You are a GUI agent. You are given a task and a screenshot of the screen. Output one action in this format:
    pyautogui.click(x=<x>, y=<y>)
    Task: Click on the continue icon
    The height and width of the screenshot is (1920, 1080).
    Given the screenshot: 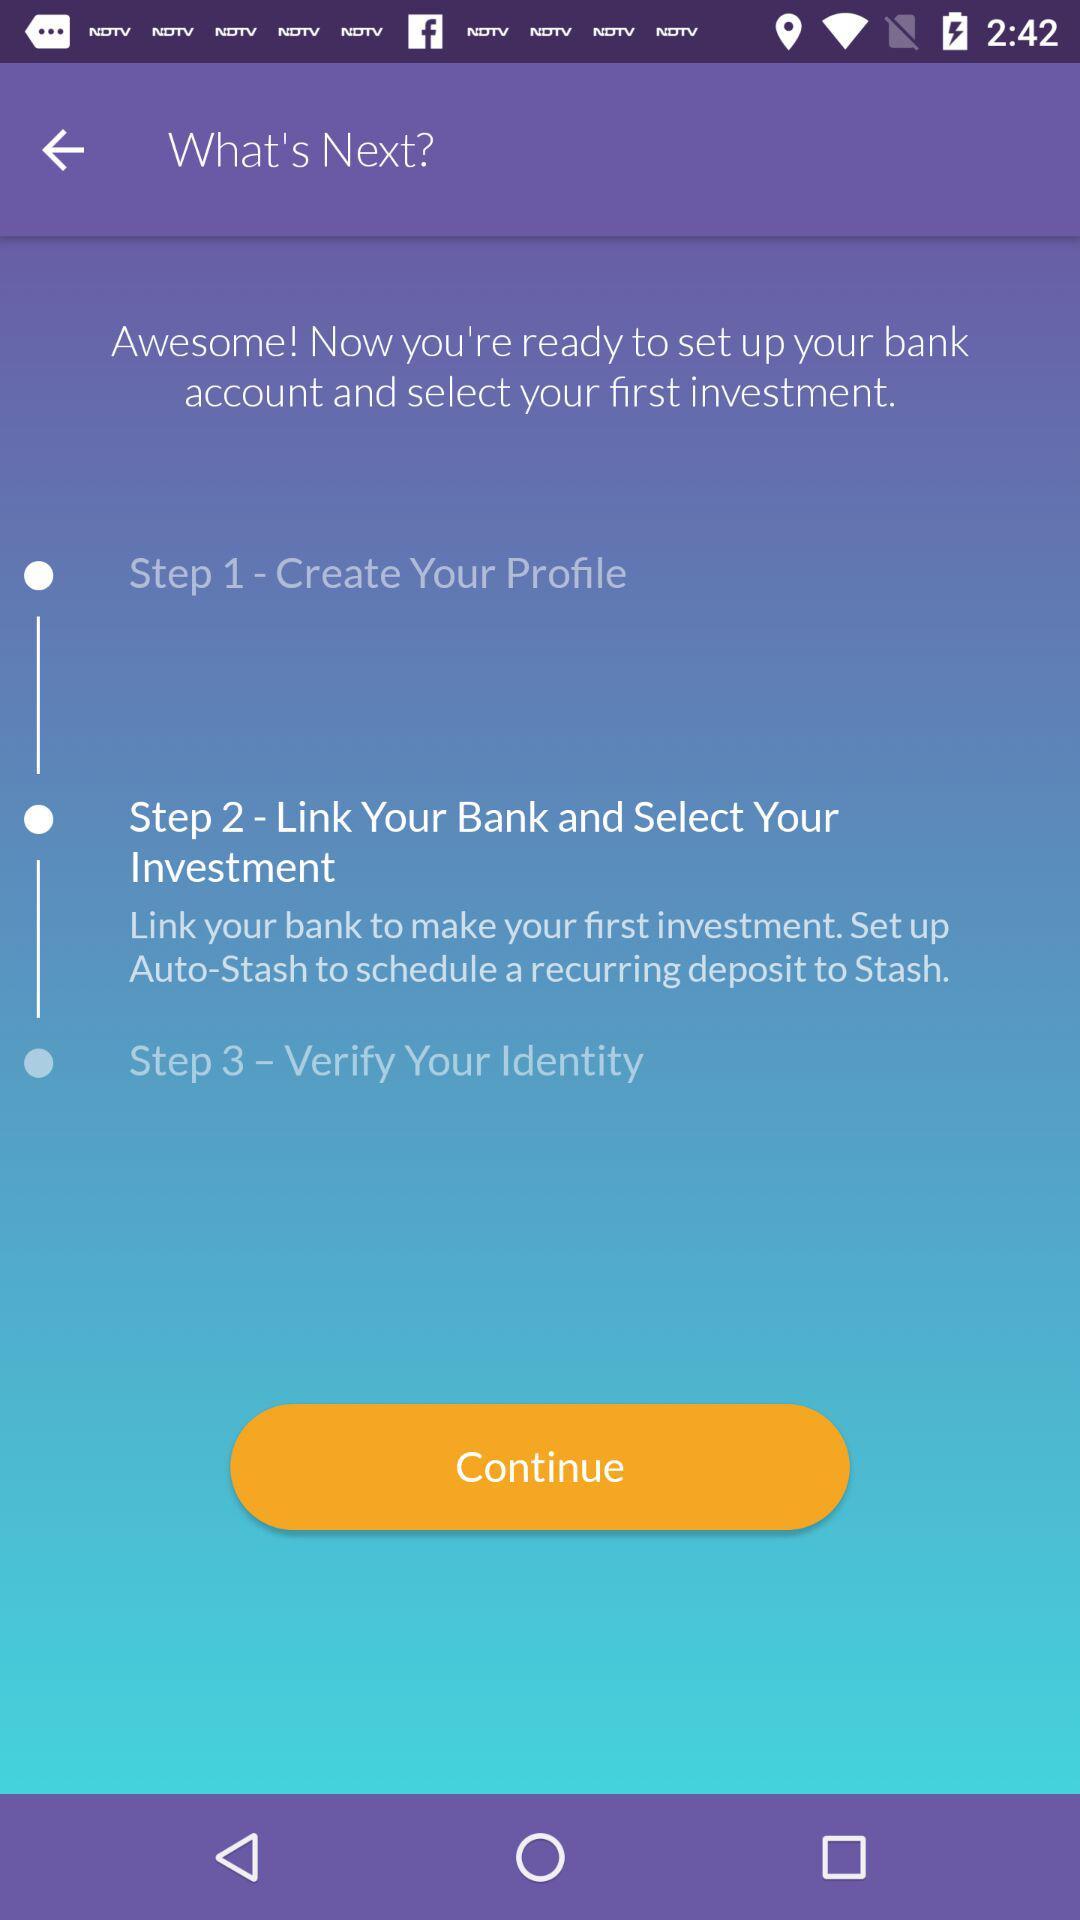 What is the action you would take?
    pyautogui.click(x=540, y=1467)
    